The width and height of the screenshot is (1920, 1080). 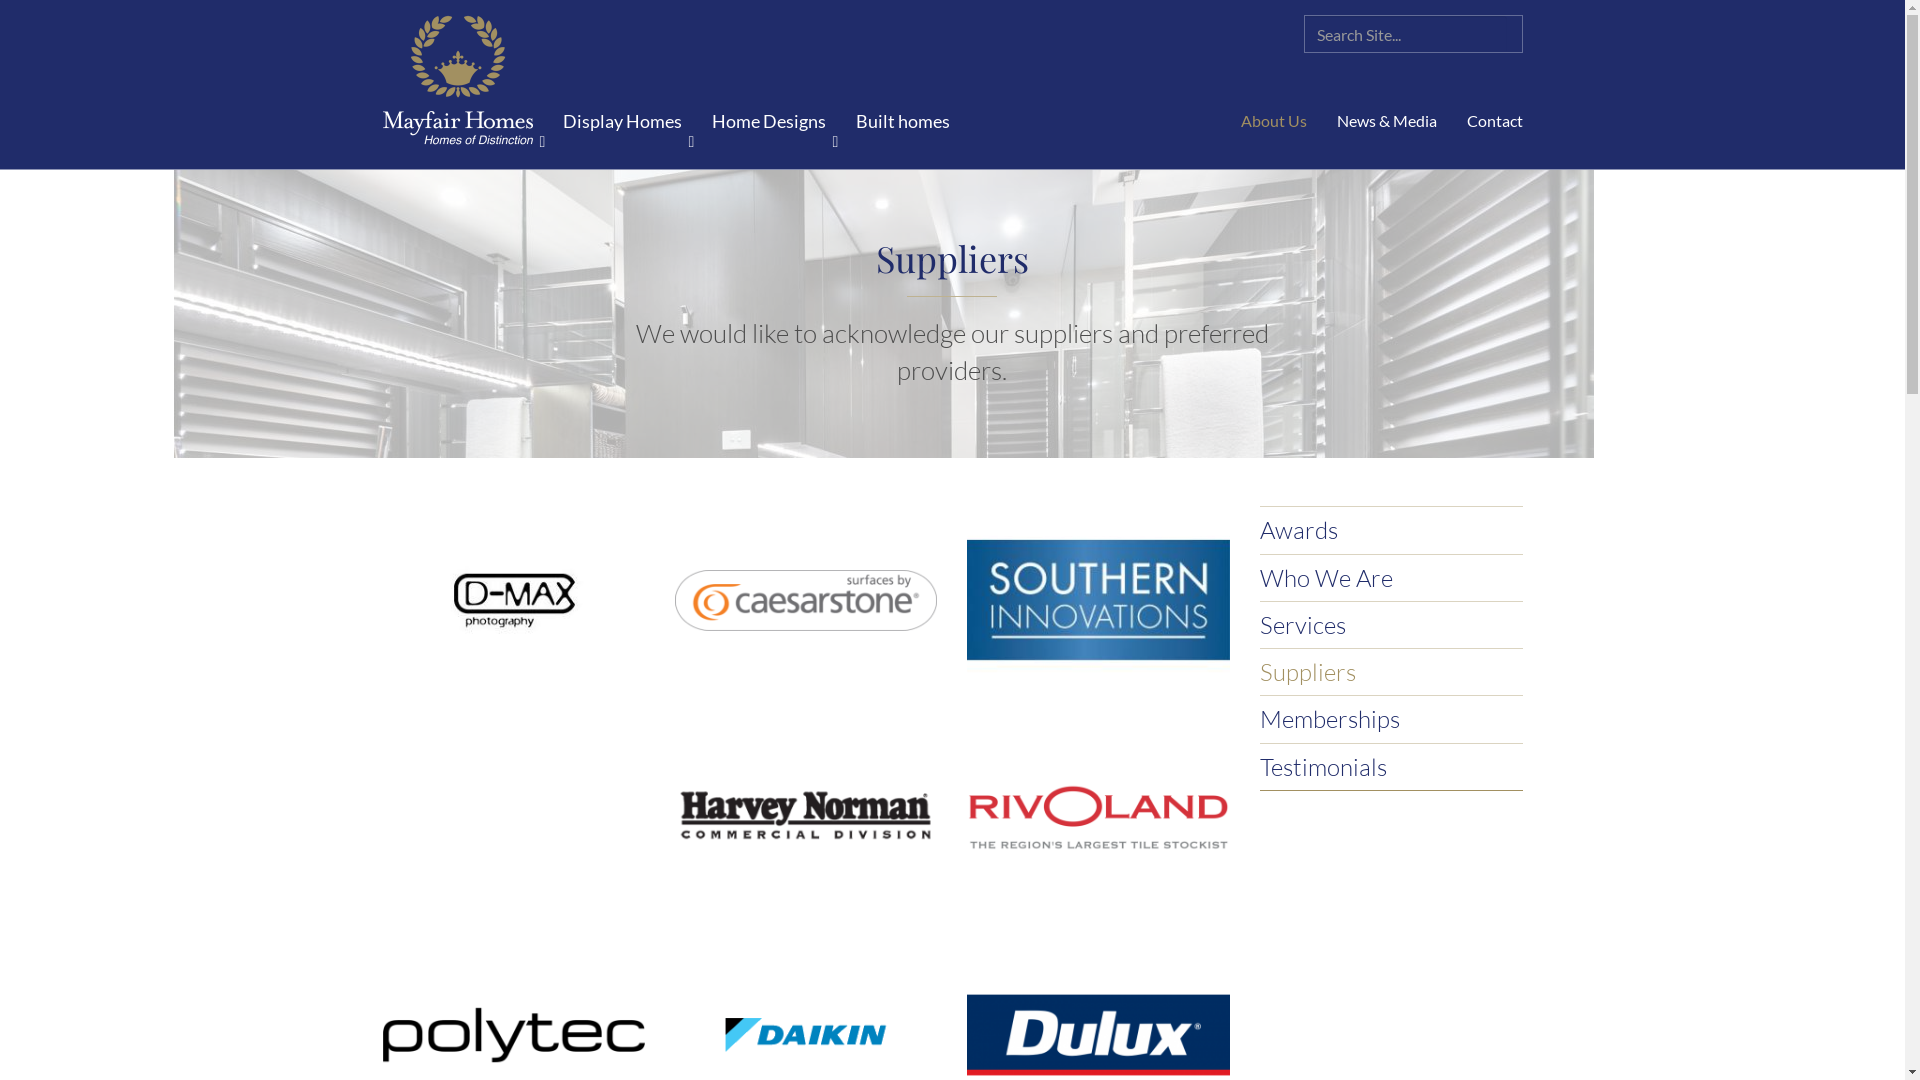 What do you see at coordinates (1302, 623) in the screenshot?
I see `'Services'` at bounding box center [1302, 623].